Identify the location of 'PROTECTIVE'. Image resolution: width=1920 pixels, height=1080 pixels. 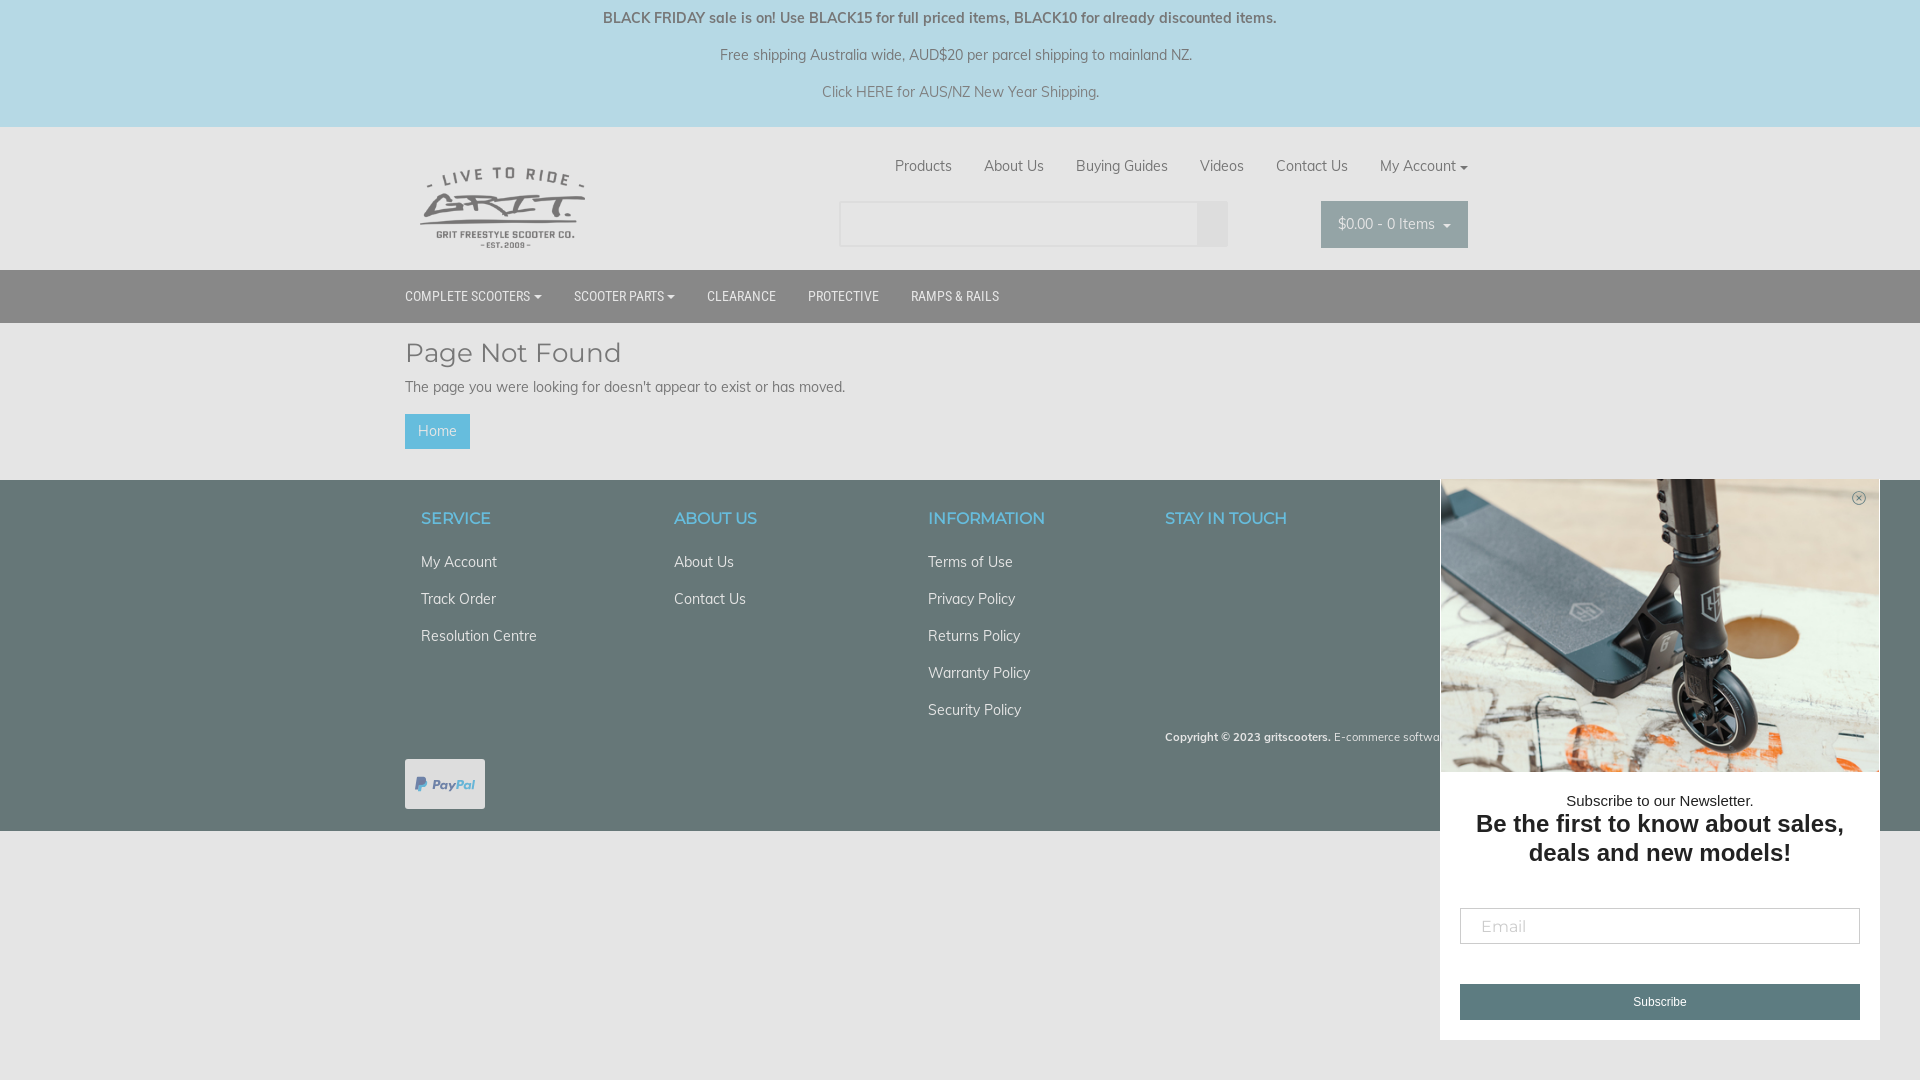
(843, 296).